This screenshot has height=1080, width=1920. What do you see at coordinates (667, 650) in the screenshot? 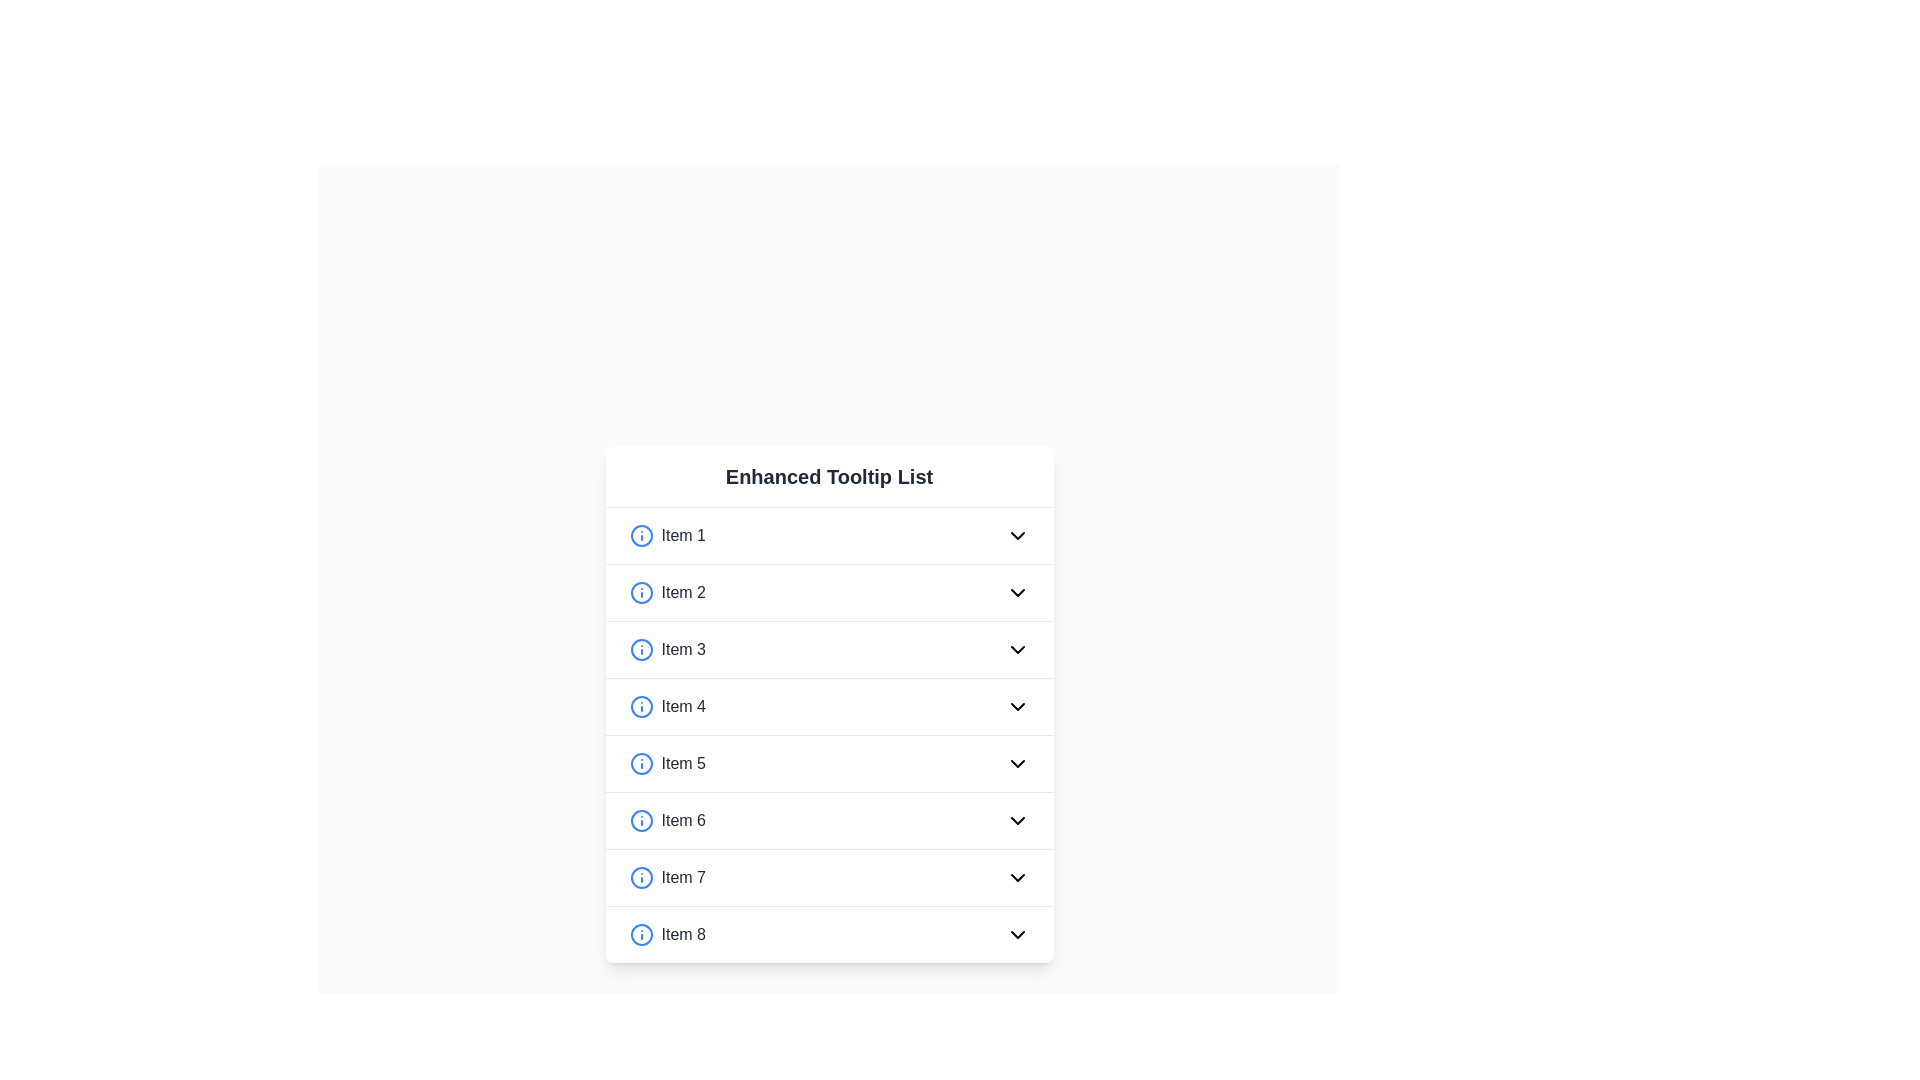
I see `the text label displaying 'Item 3', which is styled in gray and located in the third list item of a vertical list` at bounding box center [667, 650].